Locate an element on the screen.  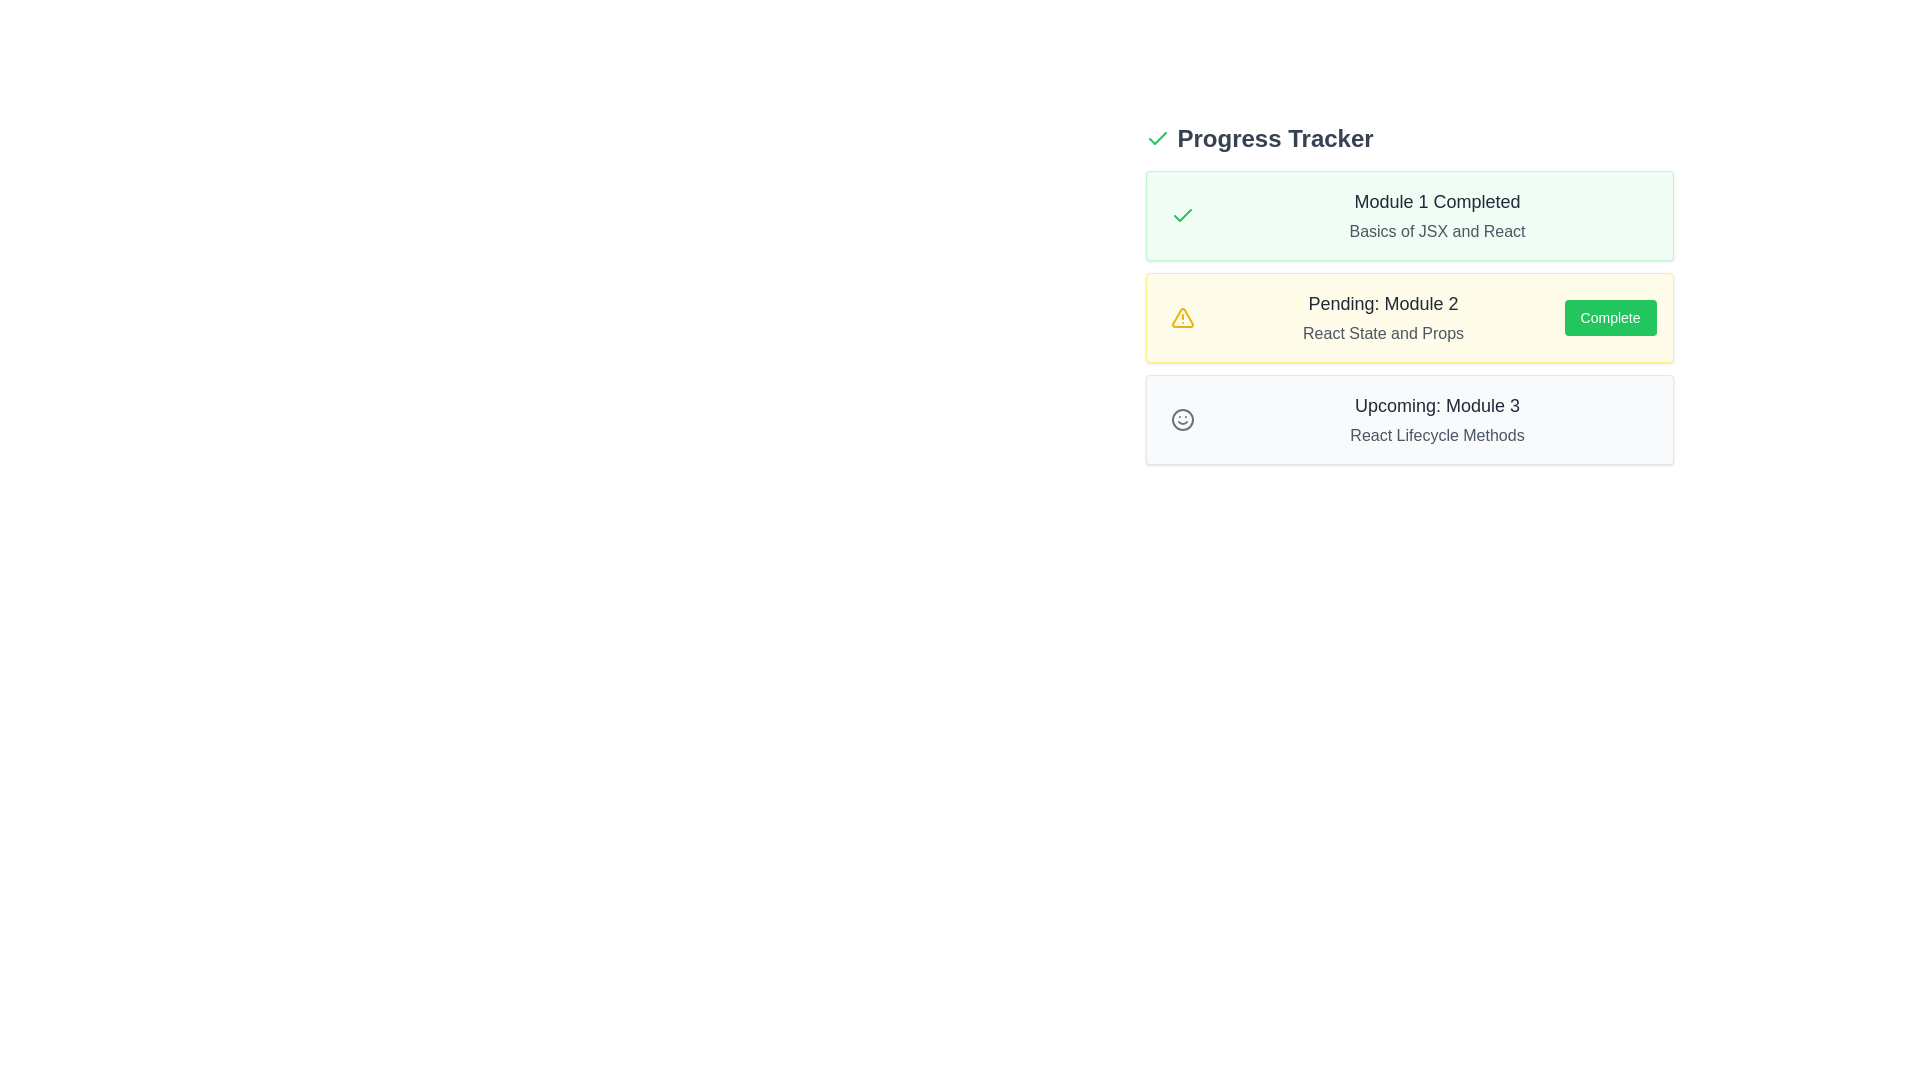
text label displaying 'React State and Props' located below the 'Pending: Module 2' section in the progress tracker is located at coordinates (1382, 333).